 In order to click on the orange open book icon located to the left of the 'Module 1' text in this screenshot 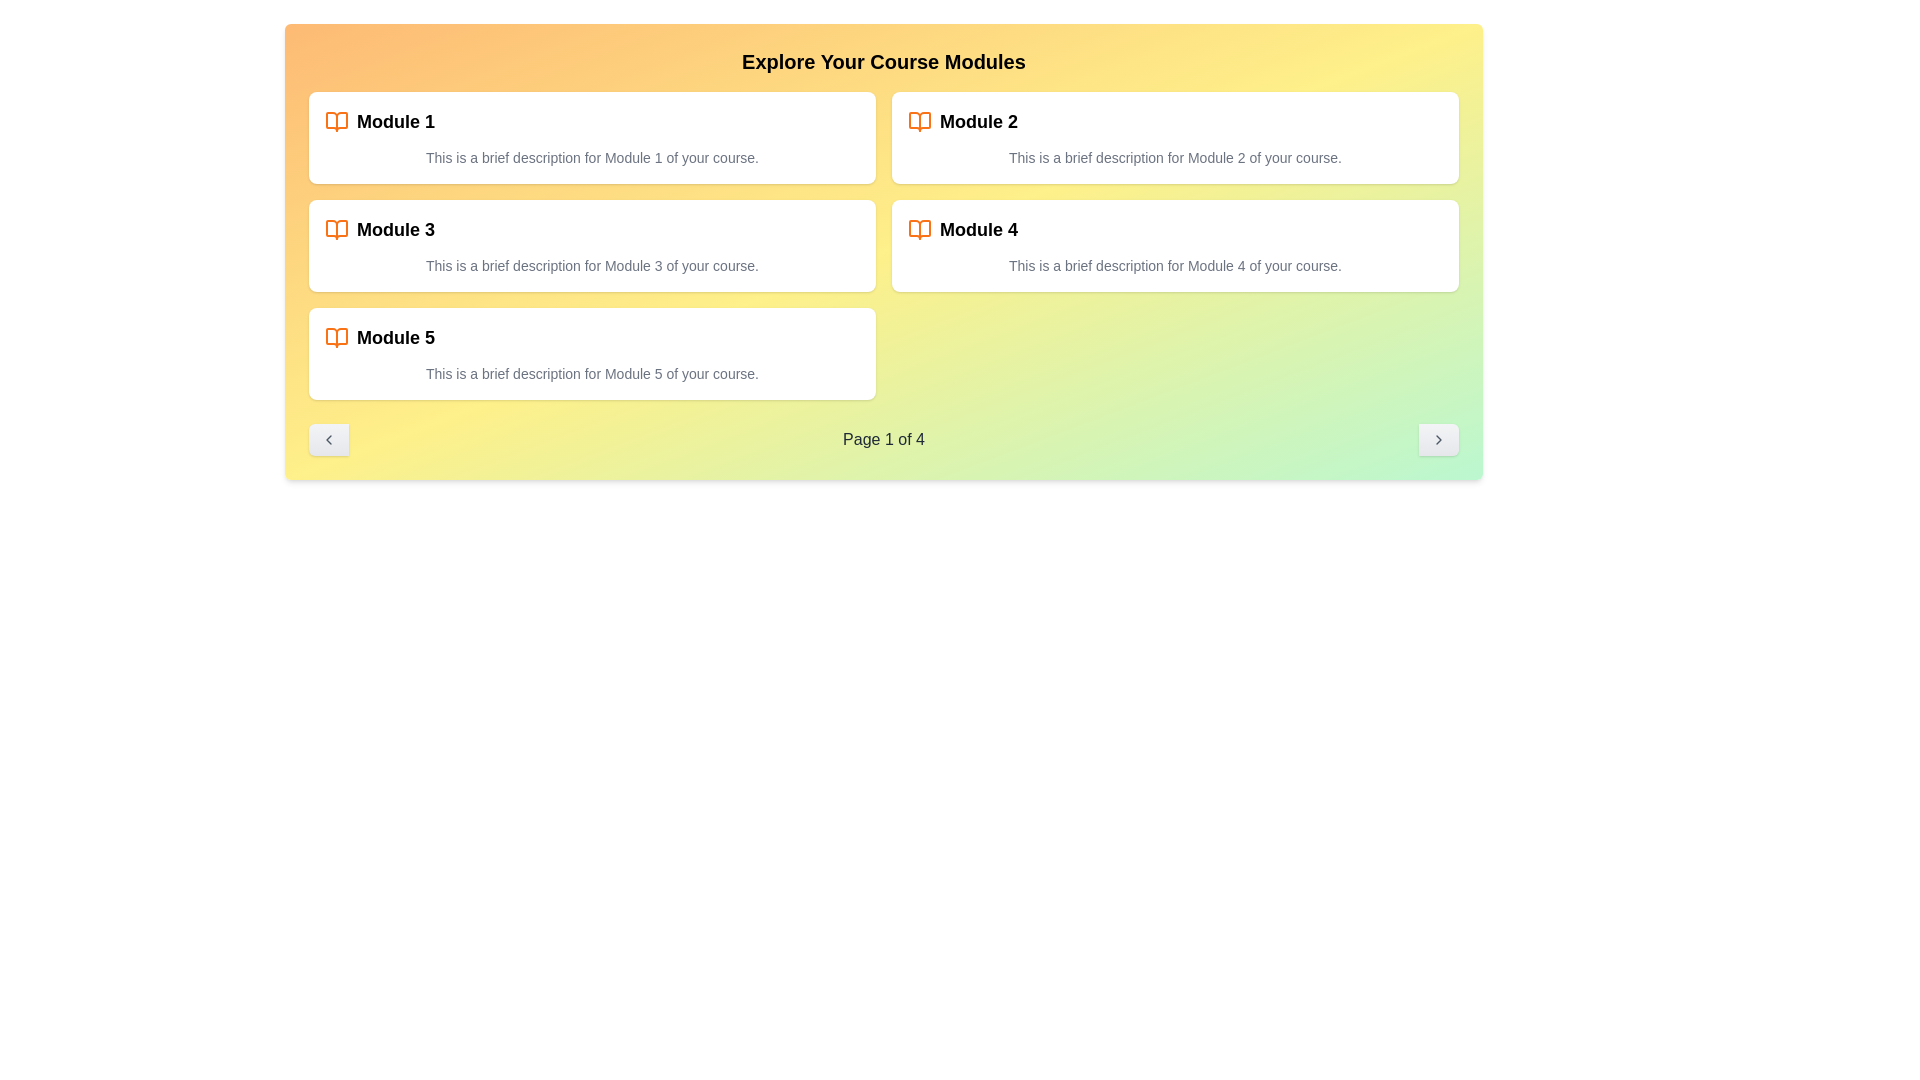, I will do `click(336, 122)`.